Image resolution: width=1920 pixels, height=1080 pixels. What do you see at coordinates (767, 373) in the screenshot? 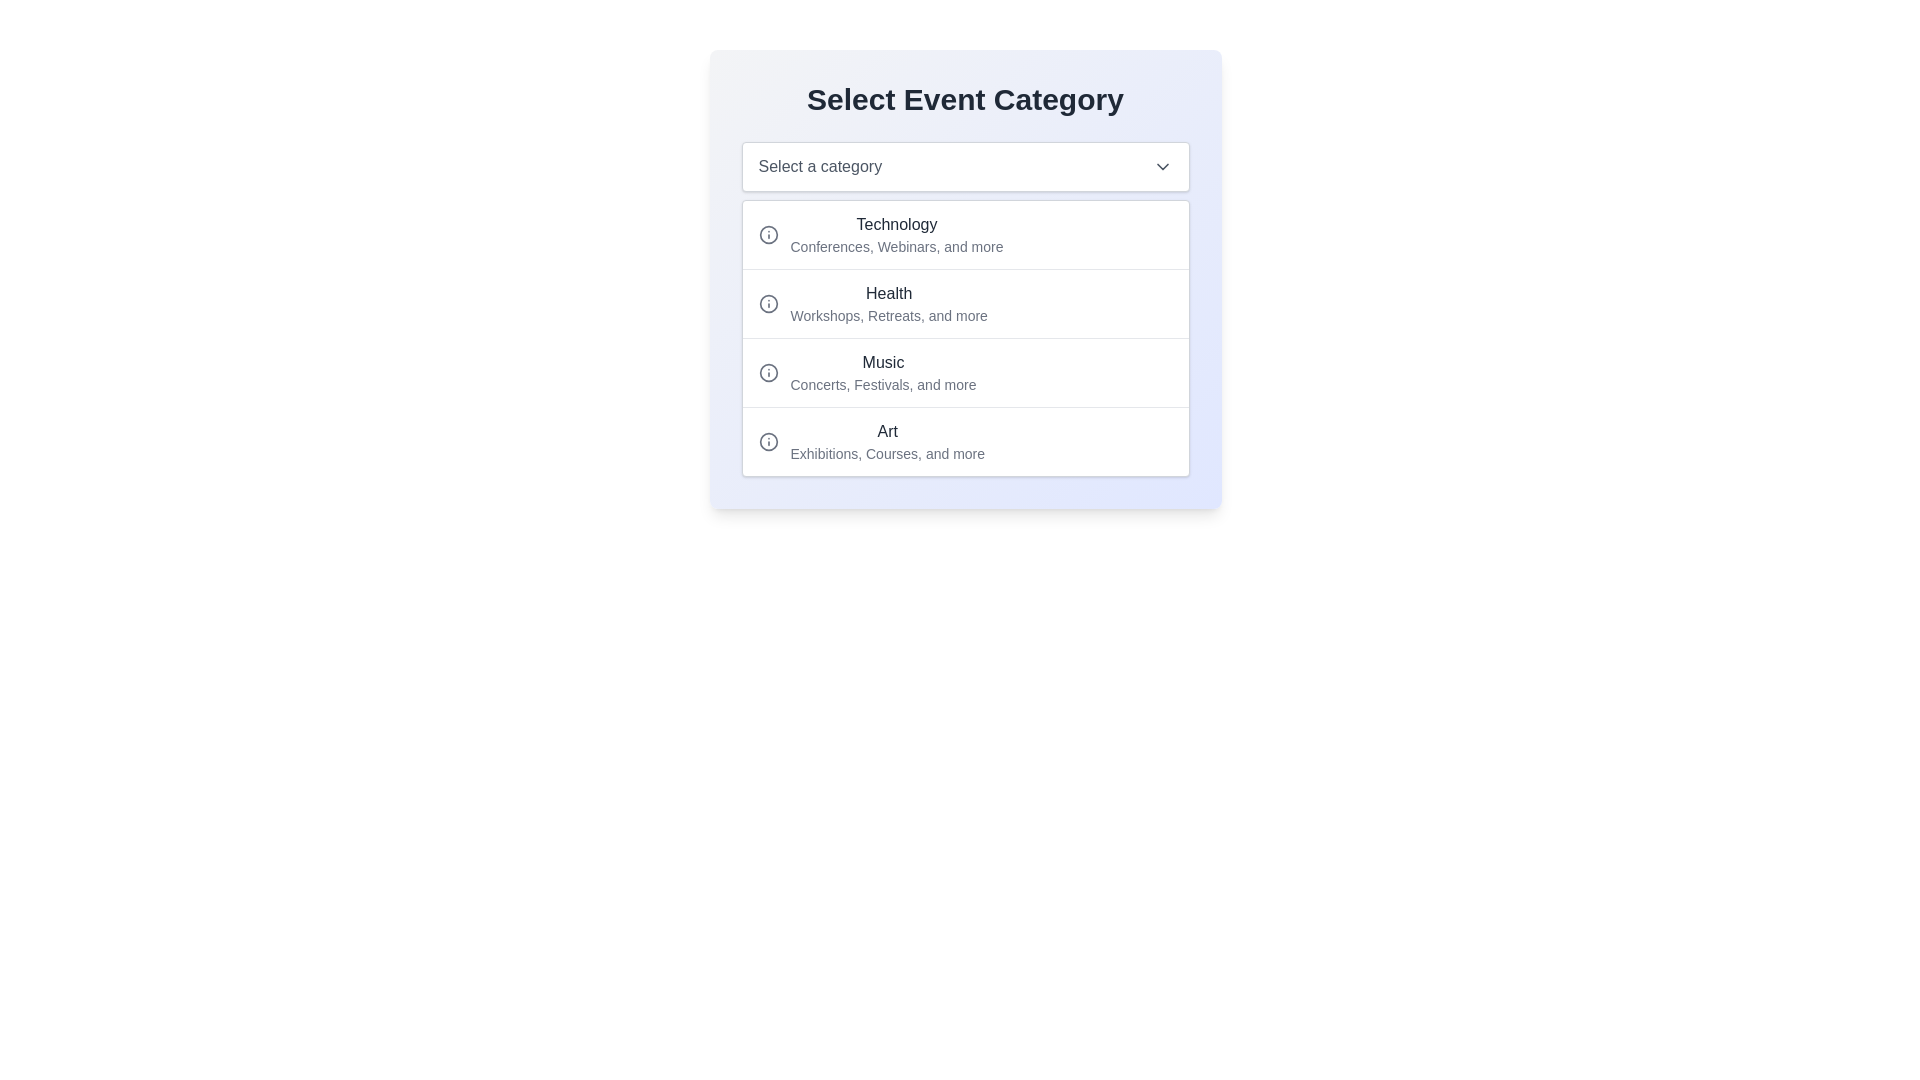
I see `the circular icon with a light gray border and white interior, which is located to the left of the 'Music' text in the third row of the dropdown list under 'Select Event Category'` at bounding box center [767, 373].